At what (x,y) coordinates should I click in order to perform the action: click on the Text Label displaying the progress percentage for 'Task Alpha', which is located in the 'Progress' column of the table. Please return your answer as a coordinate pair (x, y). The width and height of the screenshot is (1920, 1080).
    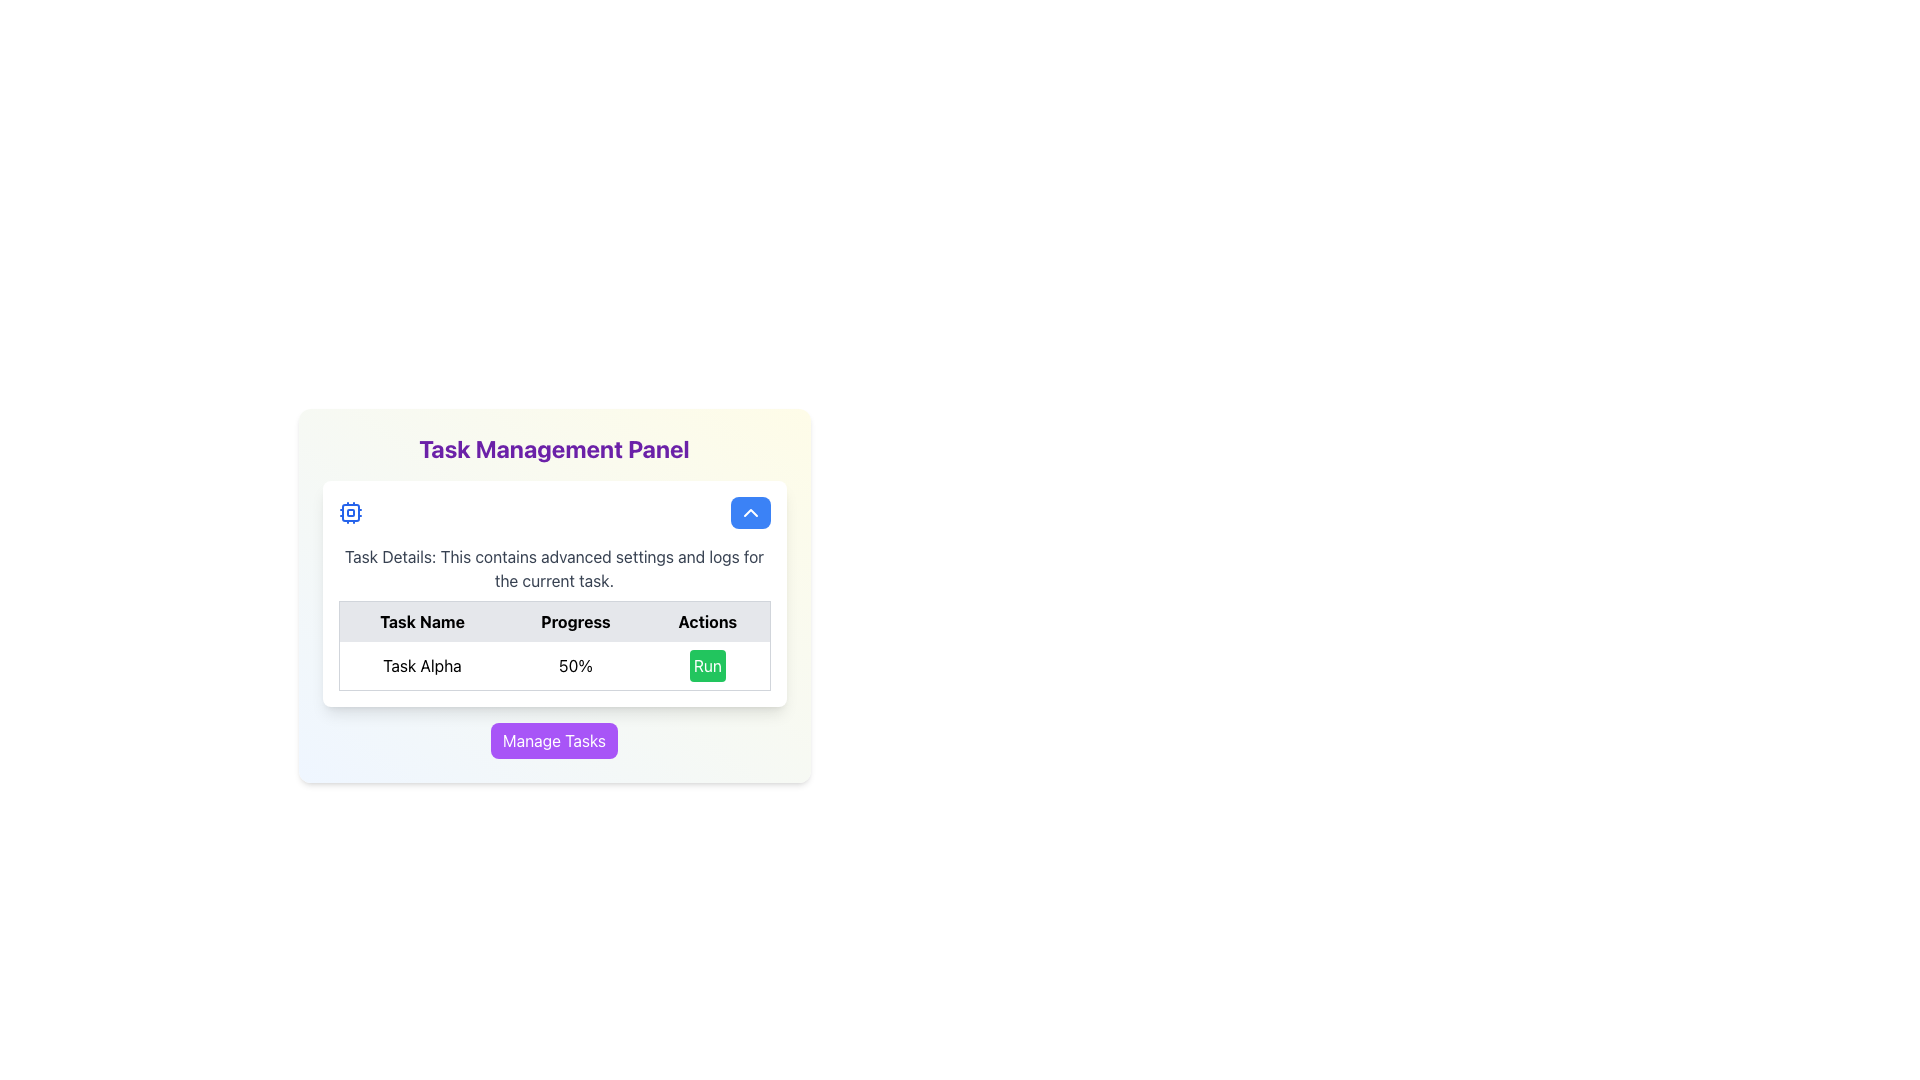
    Looking at the image, I should click on (574, 666).